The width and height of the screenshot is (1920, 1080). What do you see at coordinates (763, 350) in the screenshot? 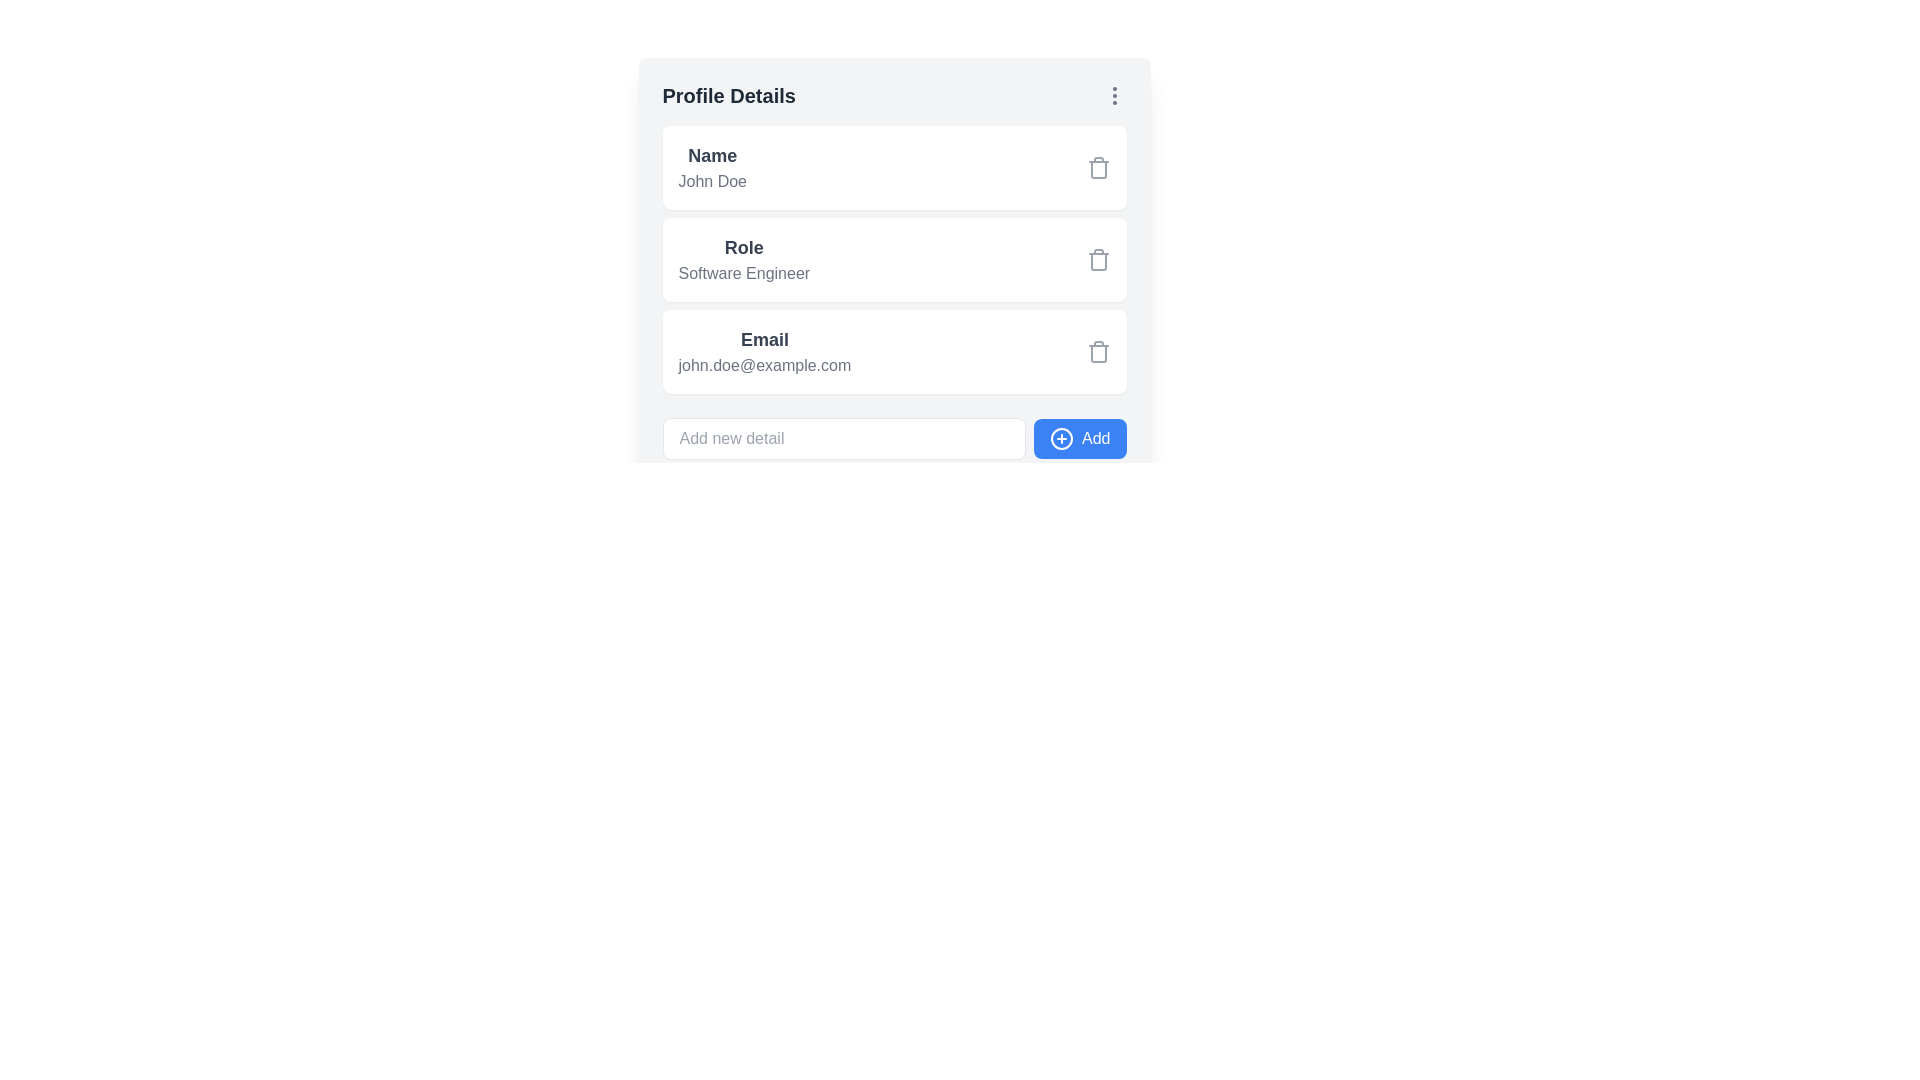
I see `the 'Email' text block element` at bounding box center [763, 350].